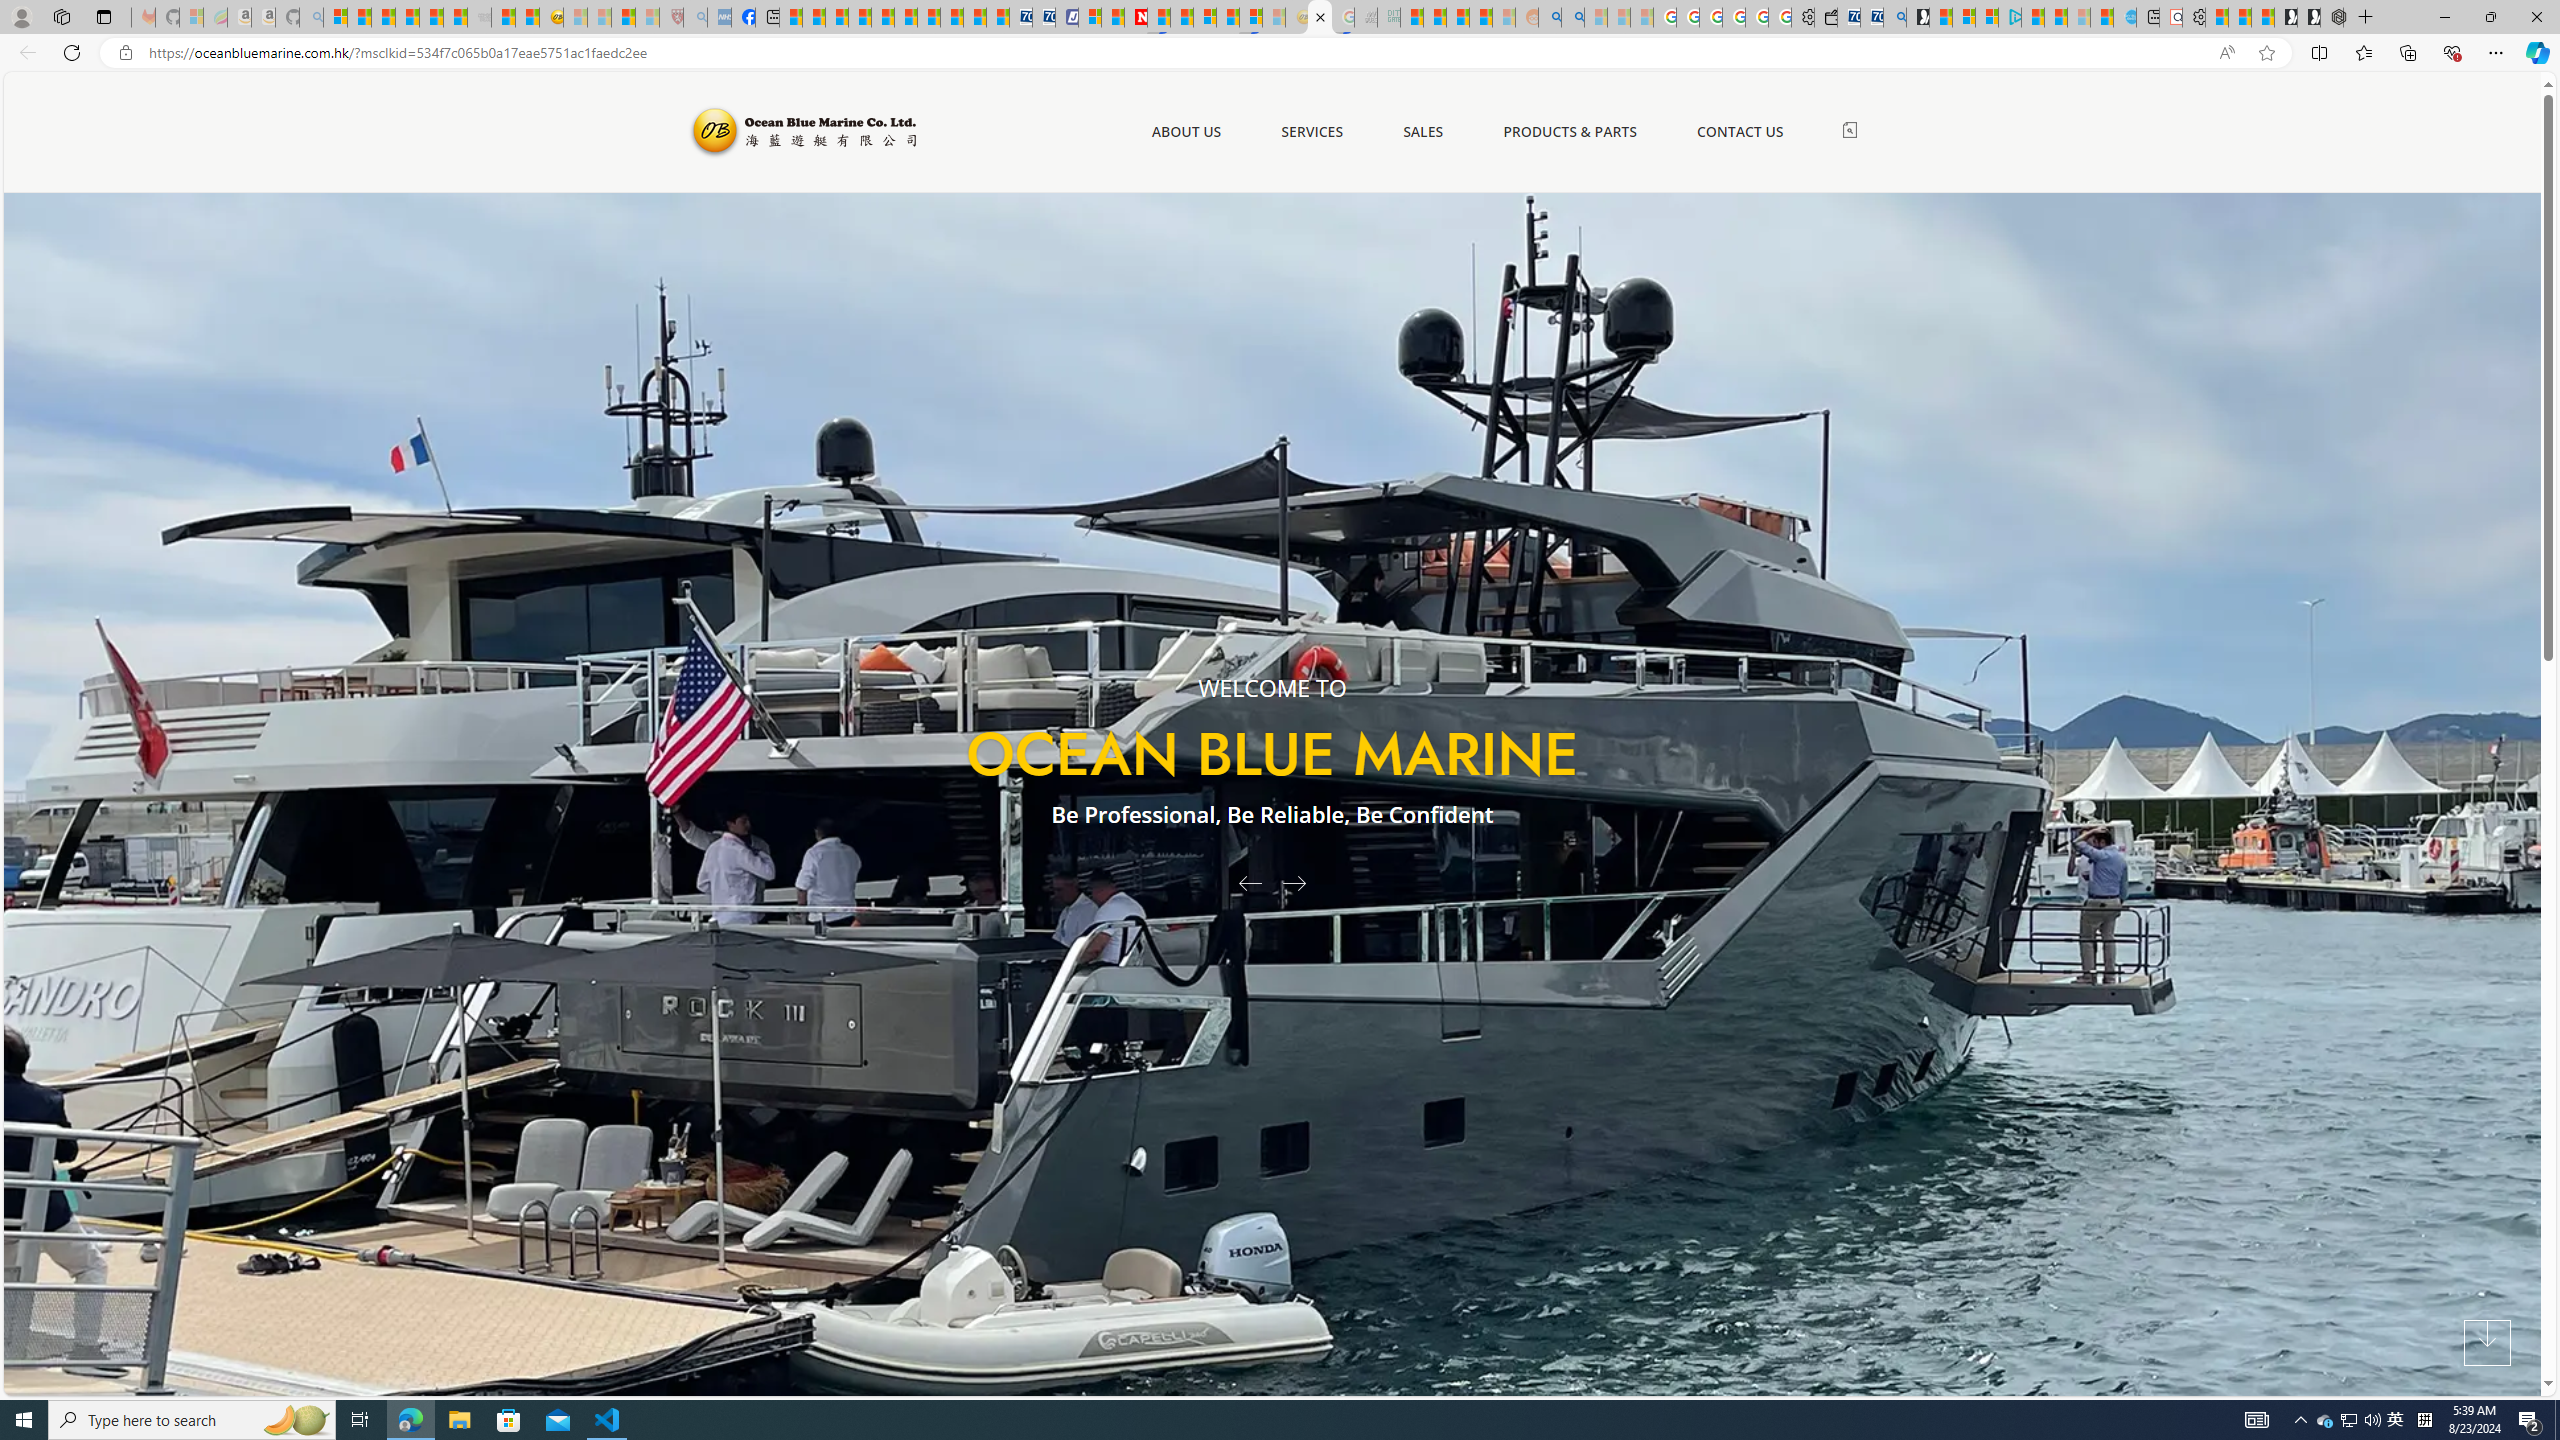 Image resolution: width=2560 pixels, height=1440 pixels. Describe the element at coordinates (1573, 16) in the screenshot. I see `'Utah sues federal government - Search'` at that location.